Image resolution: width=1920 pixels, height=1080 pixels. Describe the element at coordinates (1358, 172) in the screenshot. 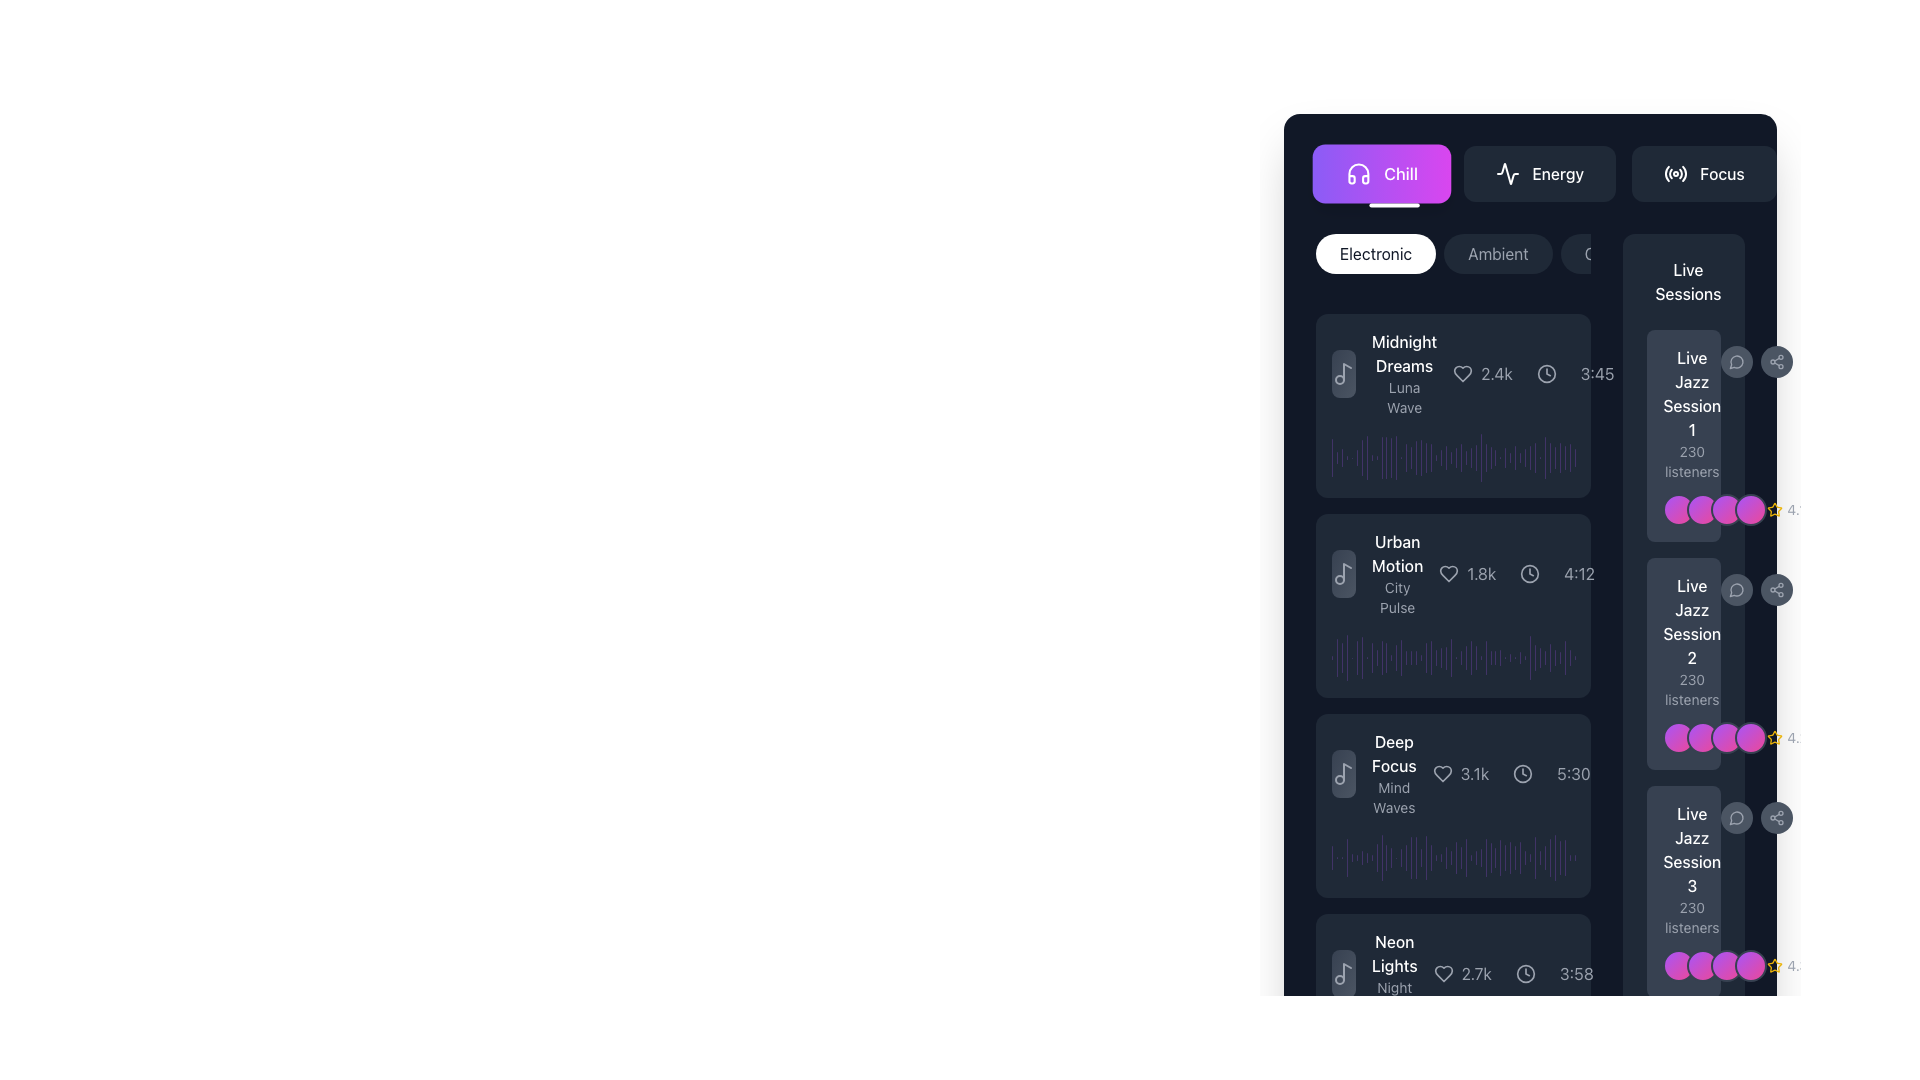

I see `the design and representation of the 'Chill' button icon, which is located on the left side of the button in a horizontal row of buttons near the top section of the interface` at that location.